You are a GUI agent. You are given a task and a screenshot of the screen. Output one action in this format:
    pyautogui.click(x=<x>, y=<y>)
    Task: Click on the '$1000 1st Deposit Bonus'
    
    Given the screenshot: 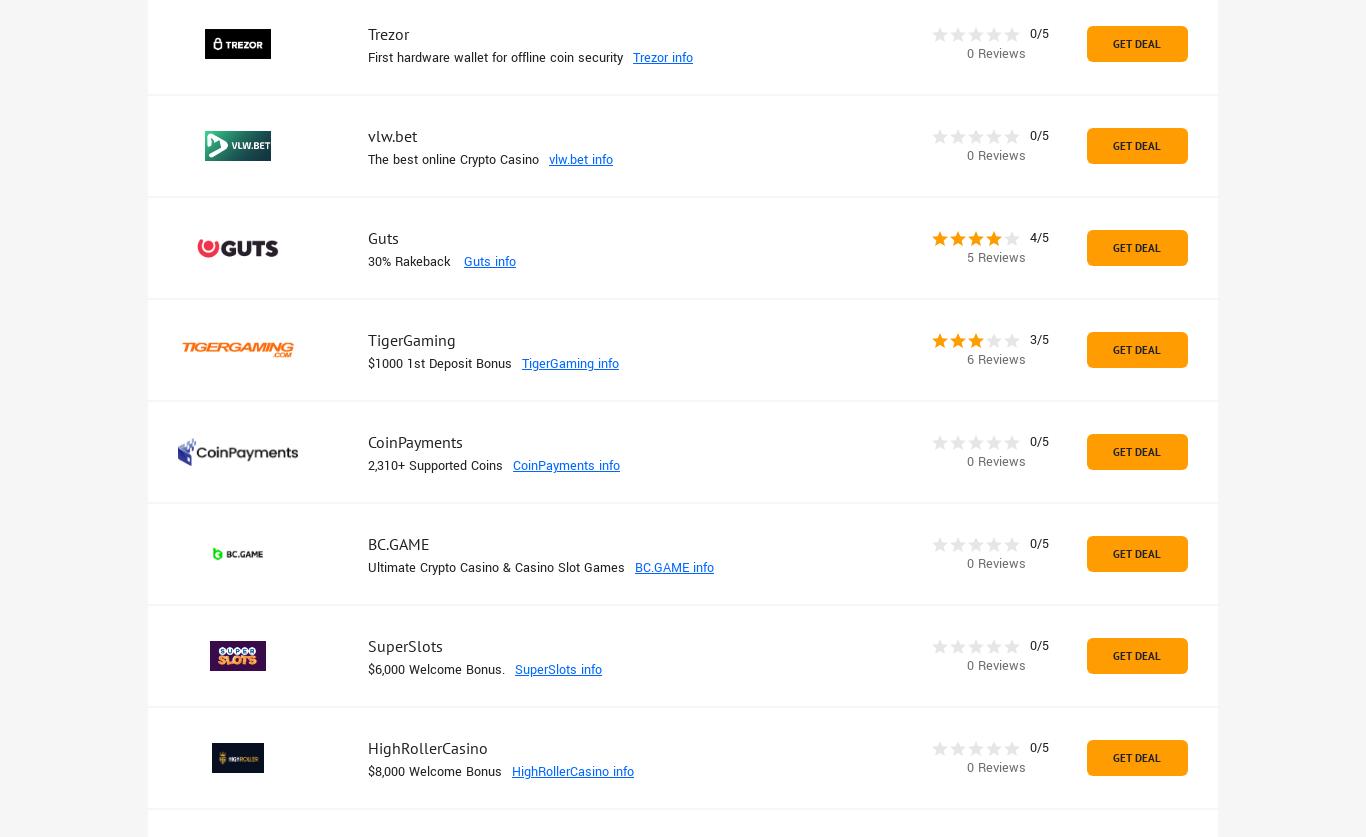 What is the action you would take?
    pyautogui.click(x=438, y=364)
    